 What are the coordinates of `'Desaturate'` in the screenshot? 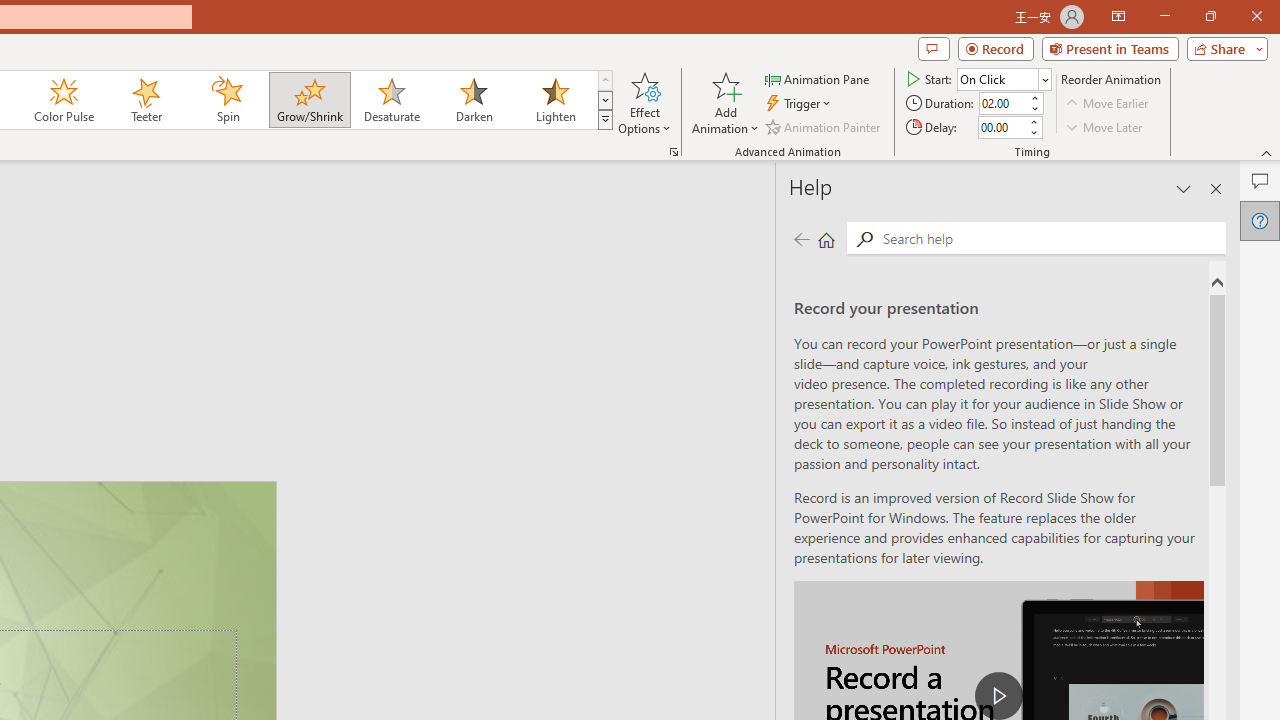 It's located at (391, 100).